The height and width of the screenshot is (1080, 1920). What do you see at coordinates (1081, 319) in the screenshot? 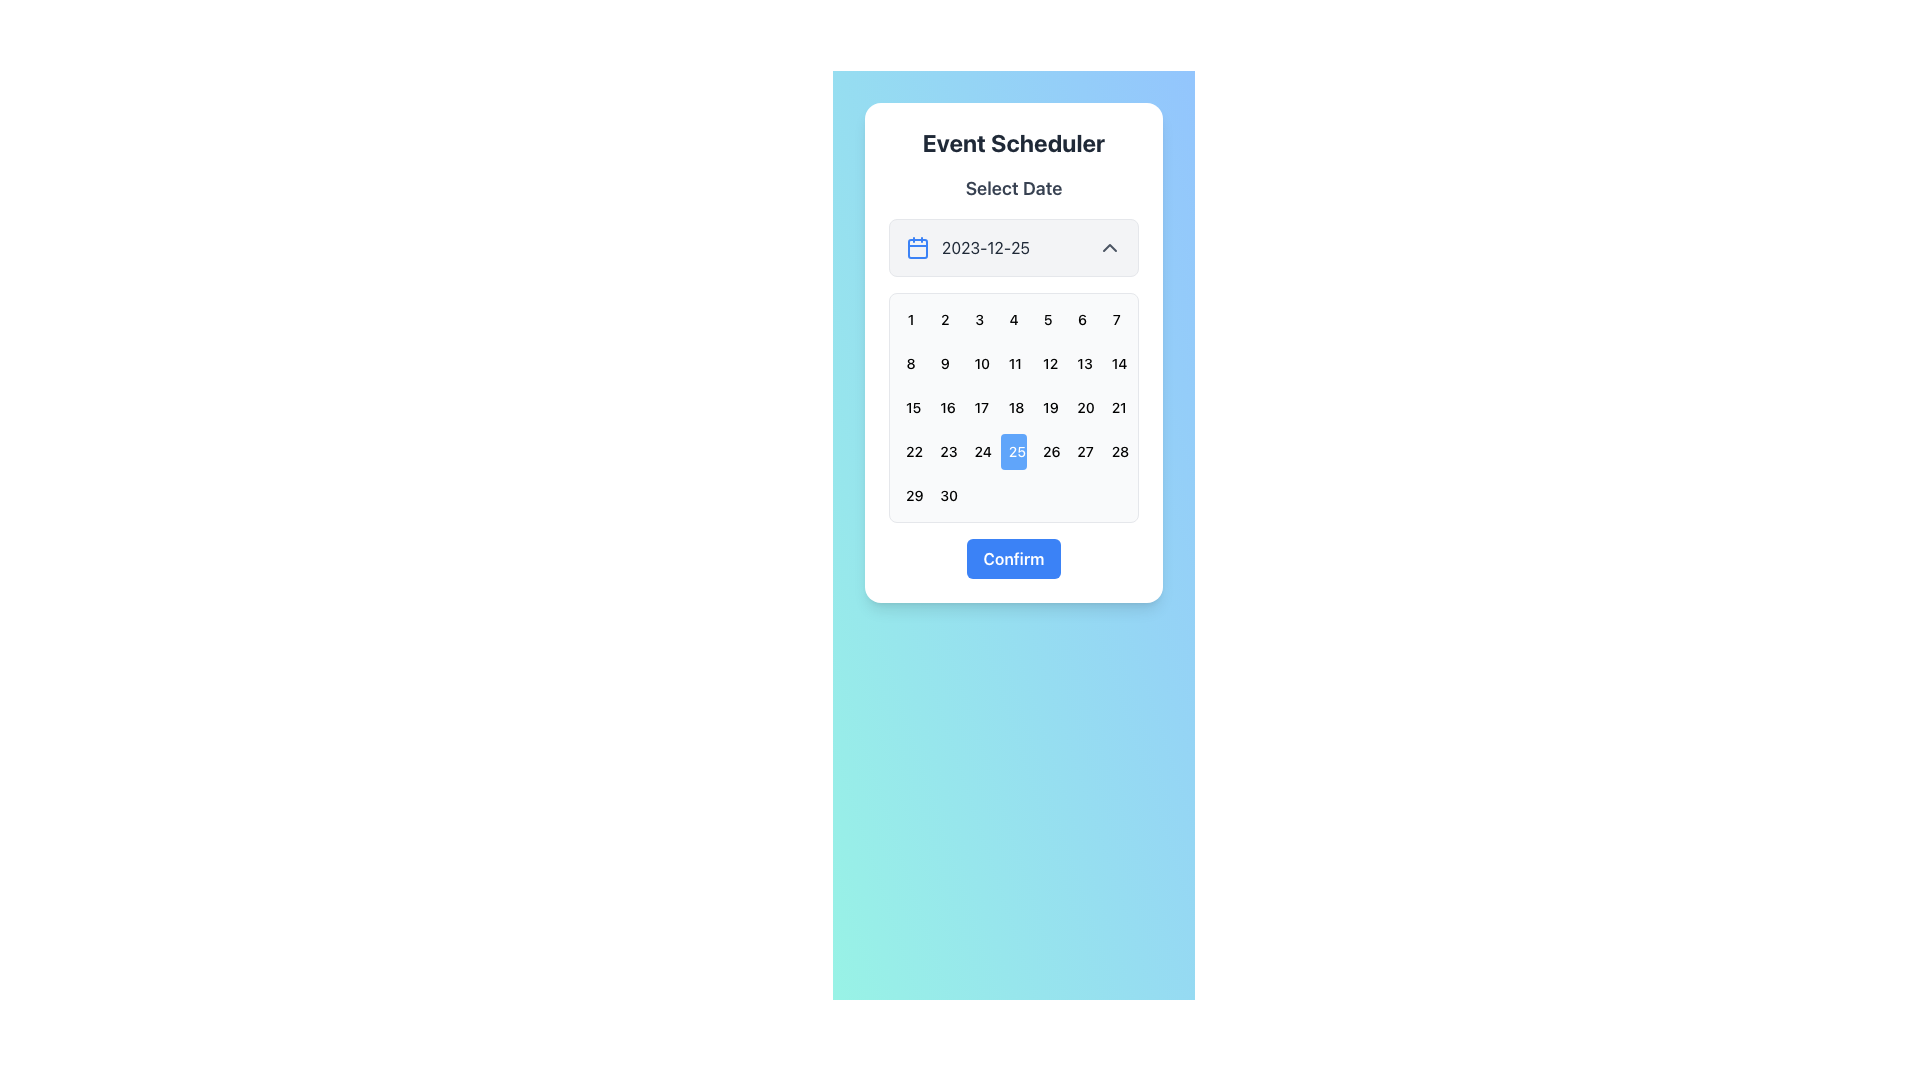
I see `the selectable date option button for the sixth day of the month in the calendar interface, located in the first row and sixth column of the grid` at bounding box center [1081, 319].